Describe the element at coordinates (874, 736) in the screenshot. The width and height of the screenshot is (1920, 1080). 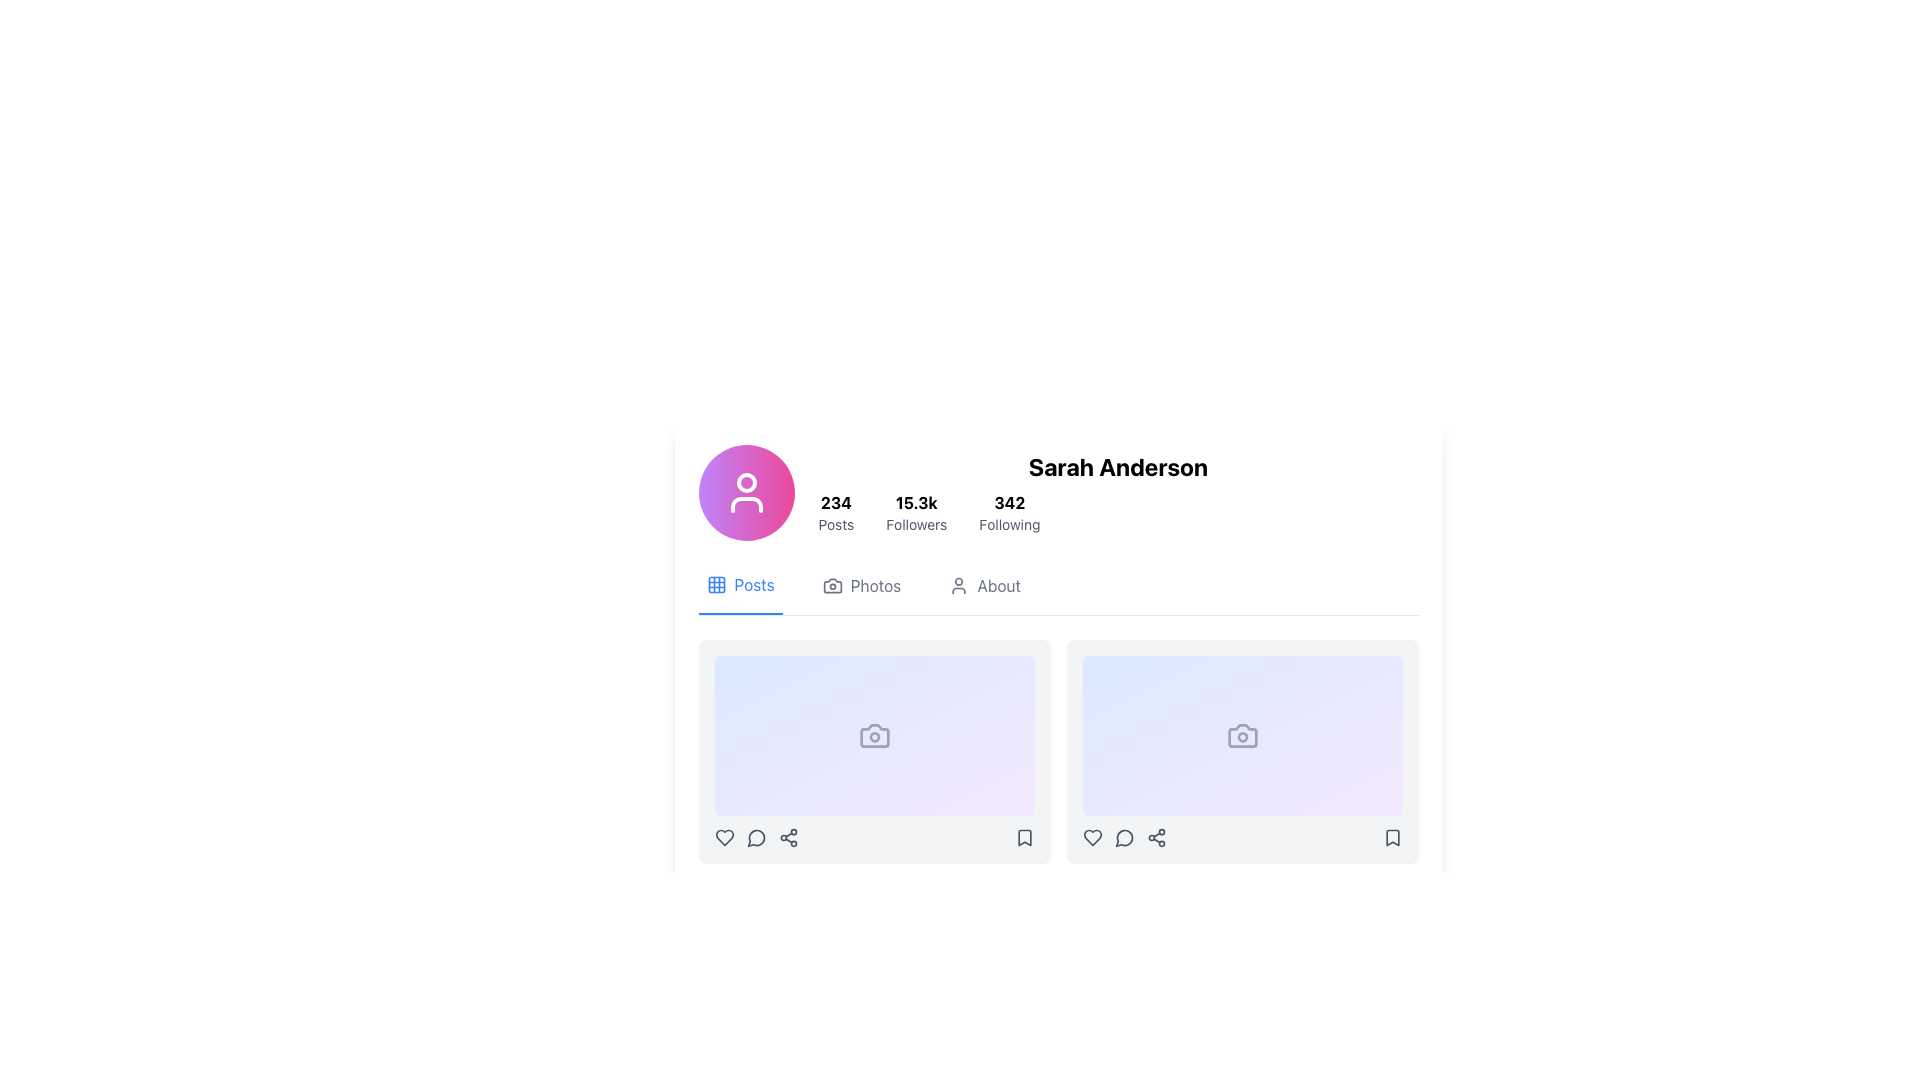
I see `the first Image Placeholder Card, which is a rectangular card with a rounded border and a gray camera icon at its center` at that location.